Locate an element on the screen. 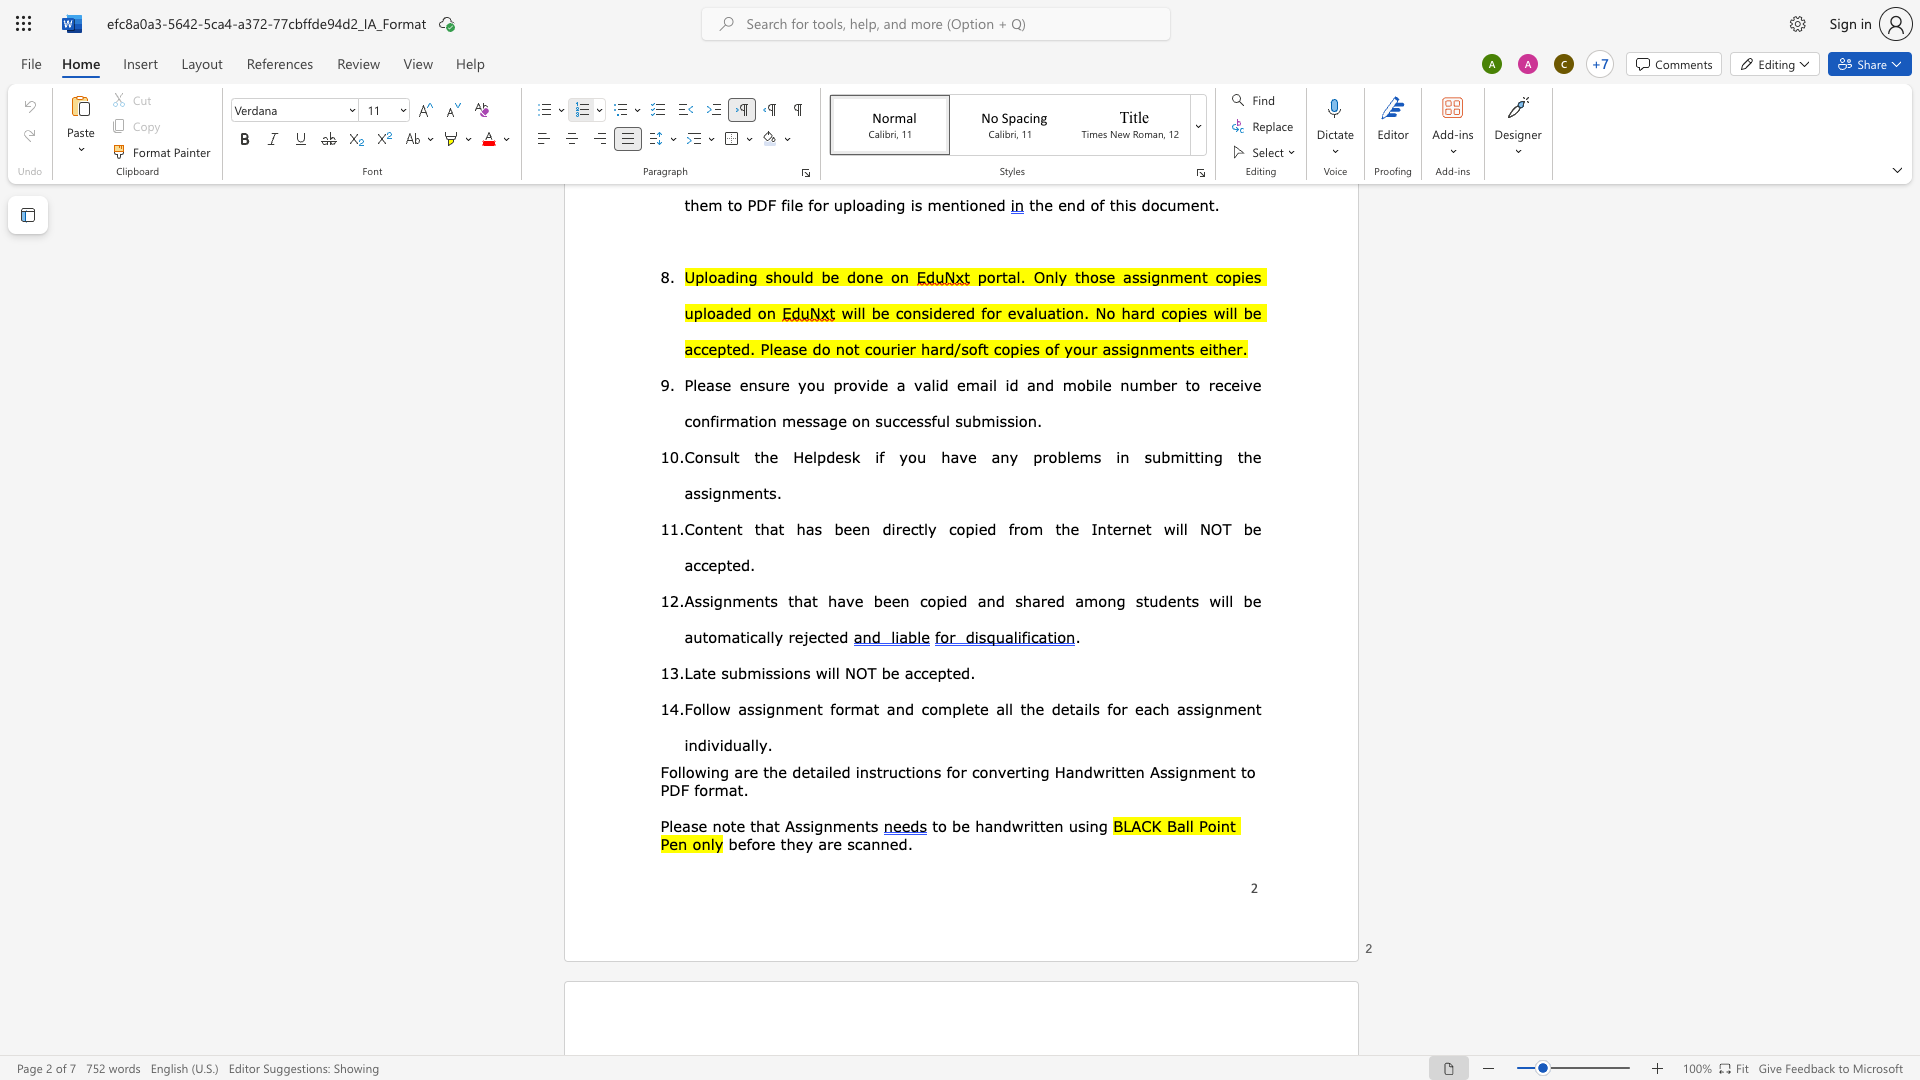 The image size is (1920, 1080). the space between the continuous character "v" and "e" in the text is located at coordinates (854, 600).